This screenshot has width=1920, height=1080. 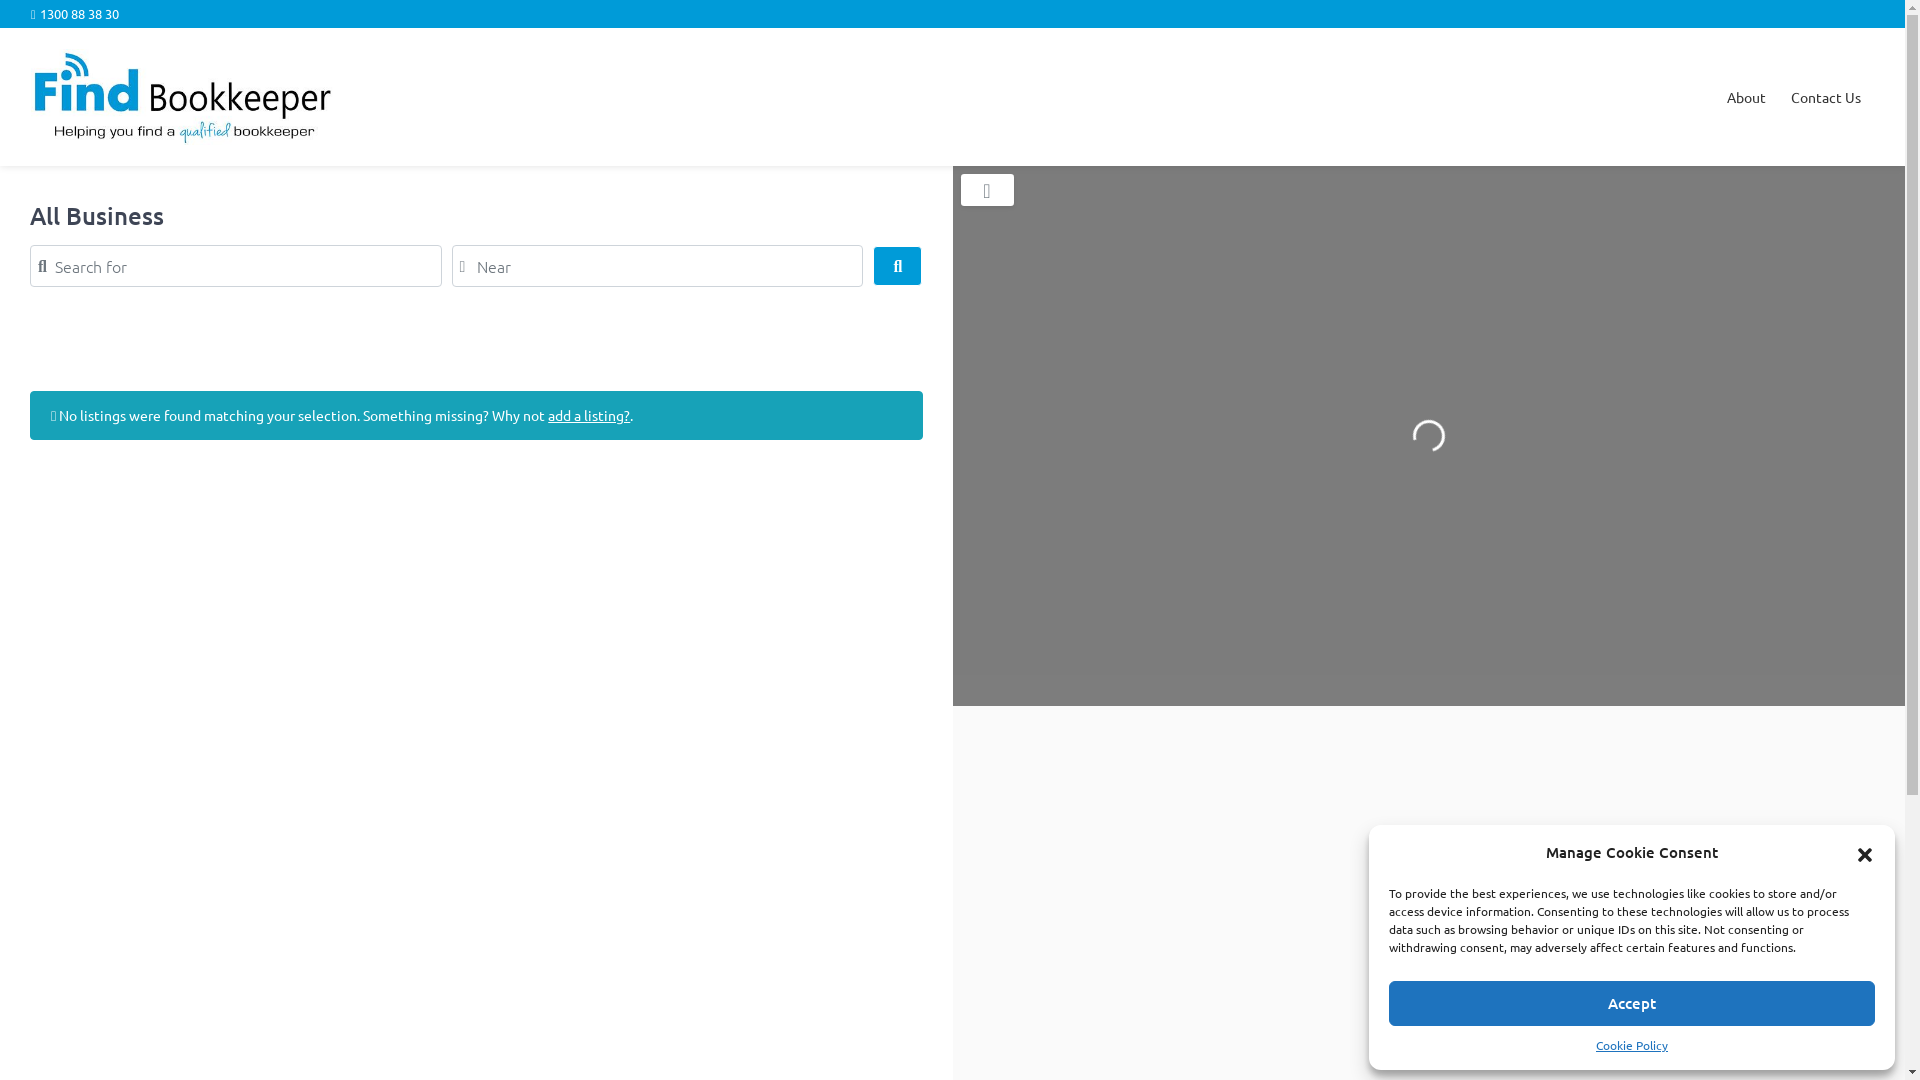 I want to click on 'Contact Us', so click(x=1825, y=97).